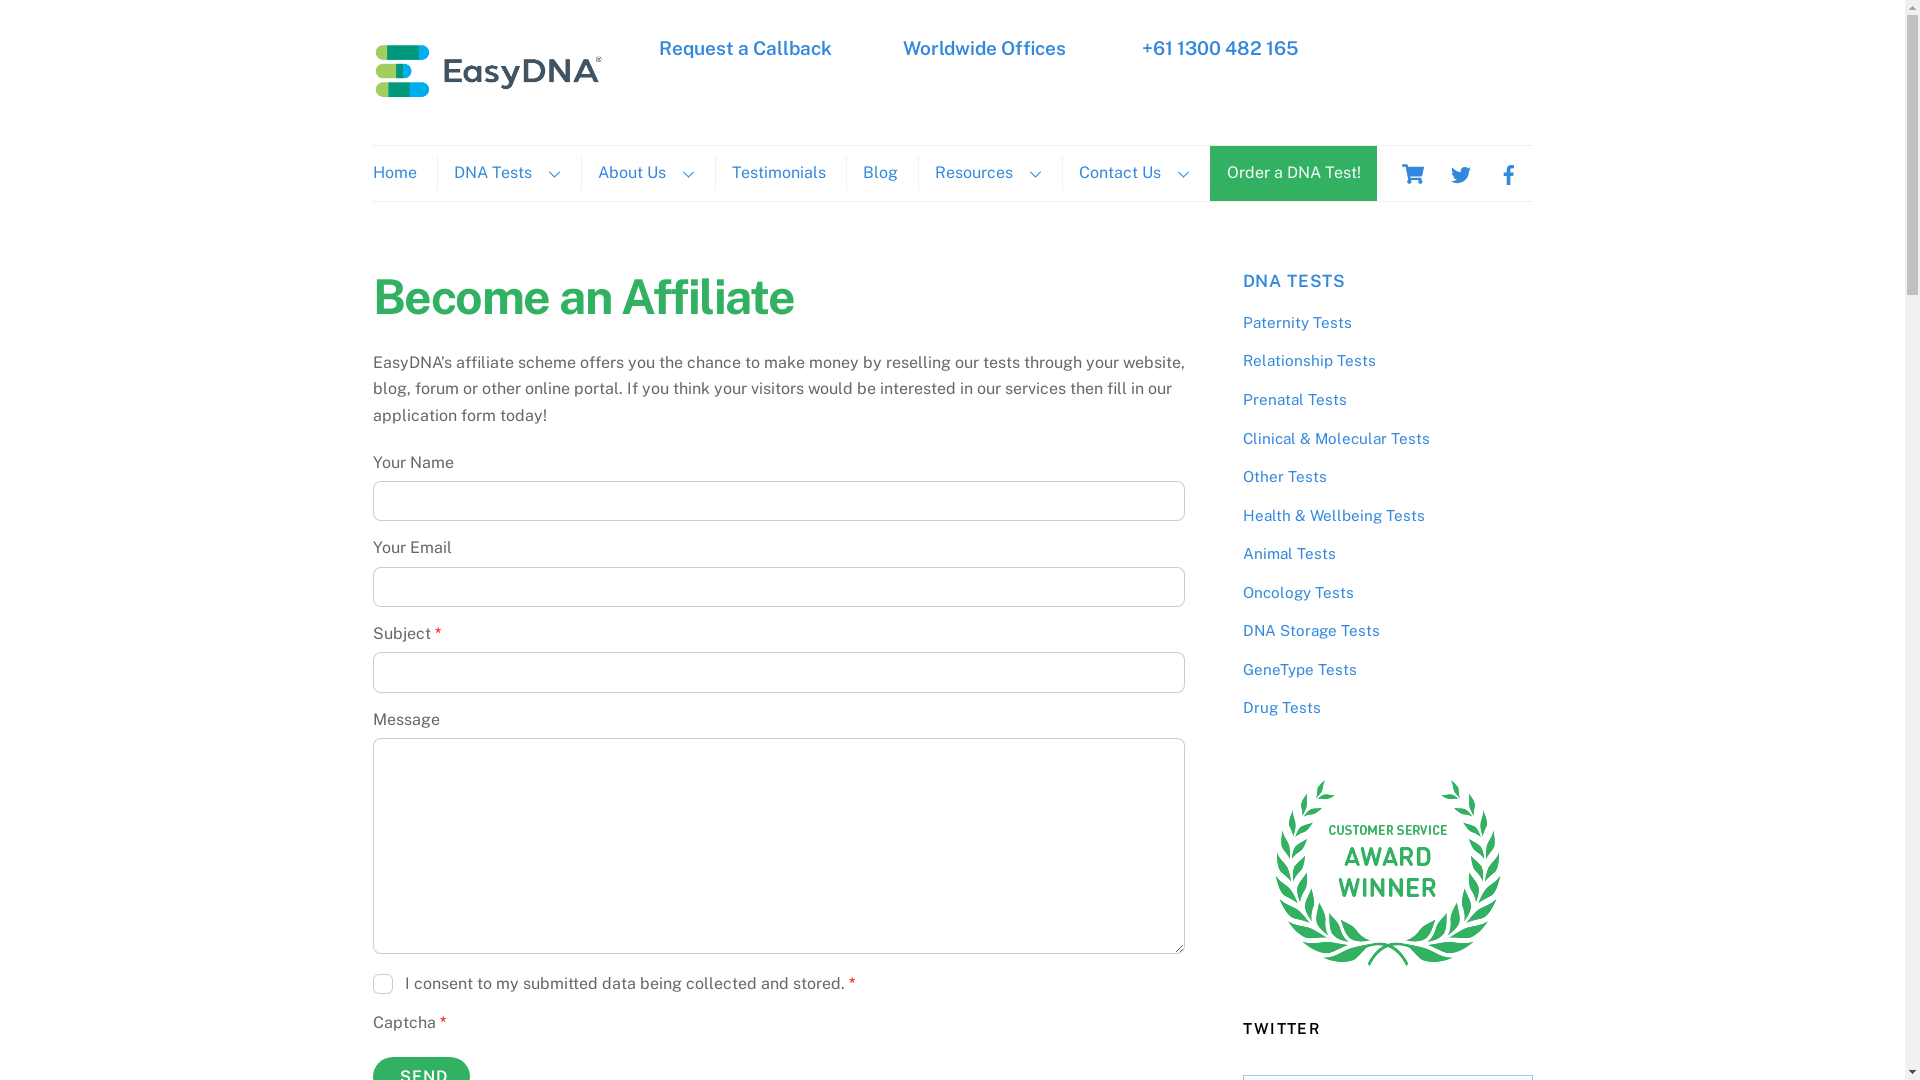  I want to click on 'Home', so click(401, 172).